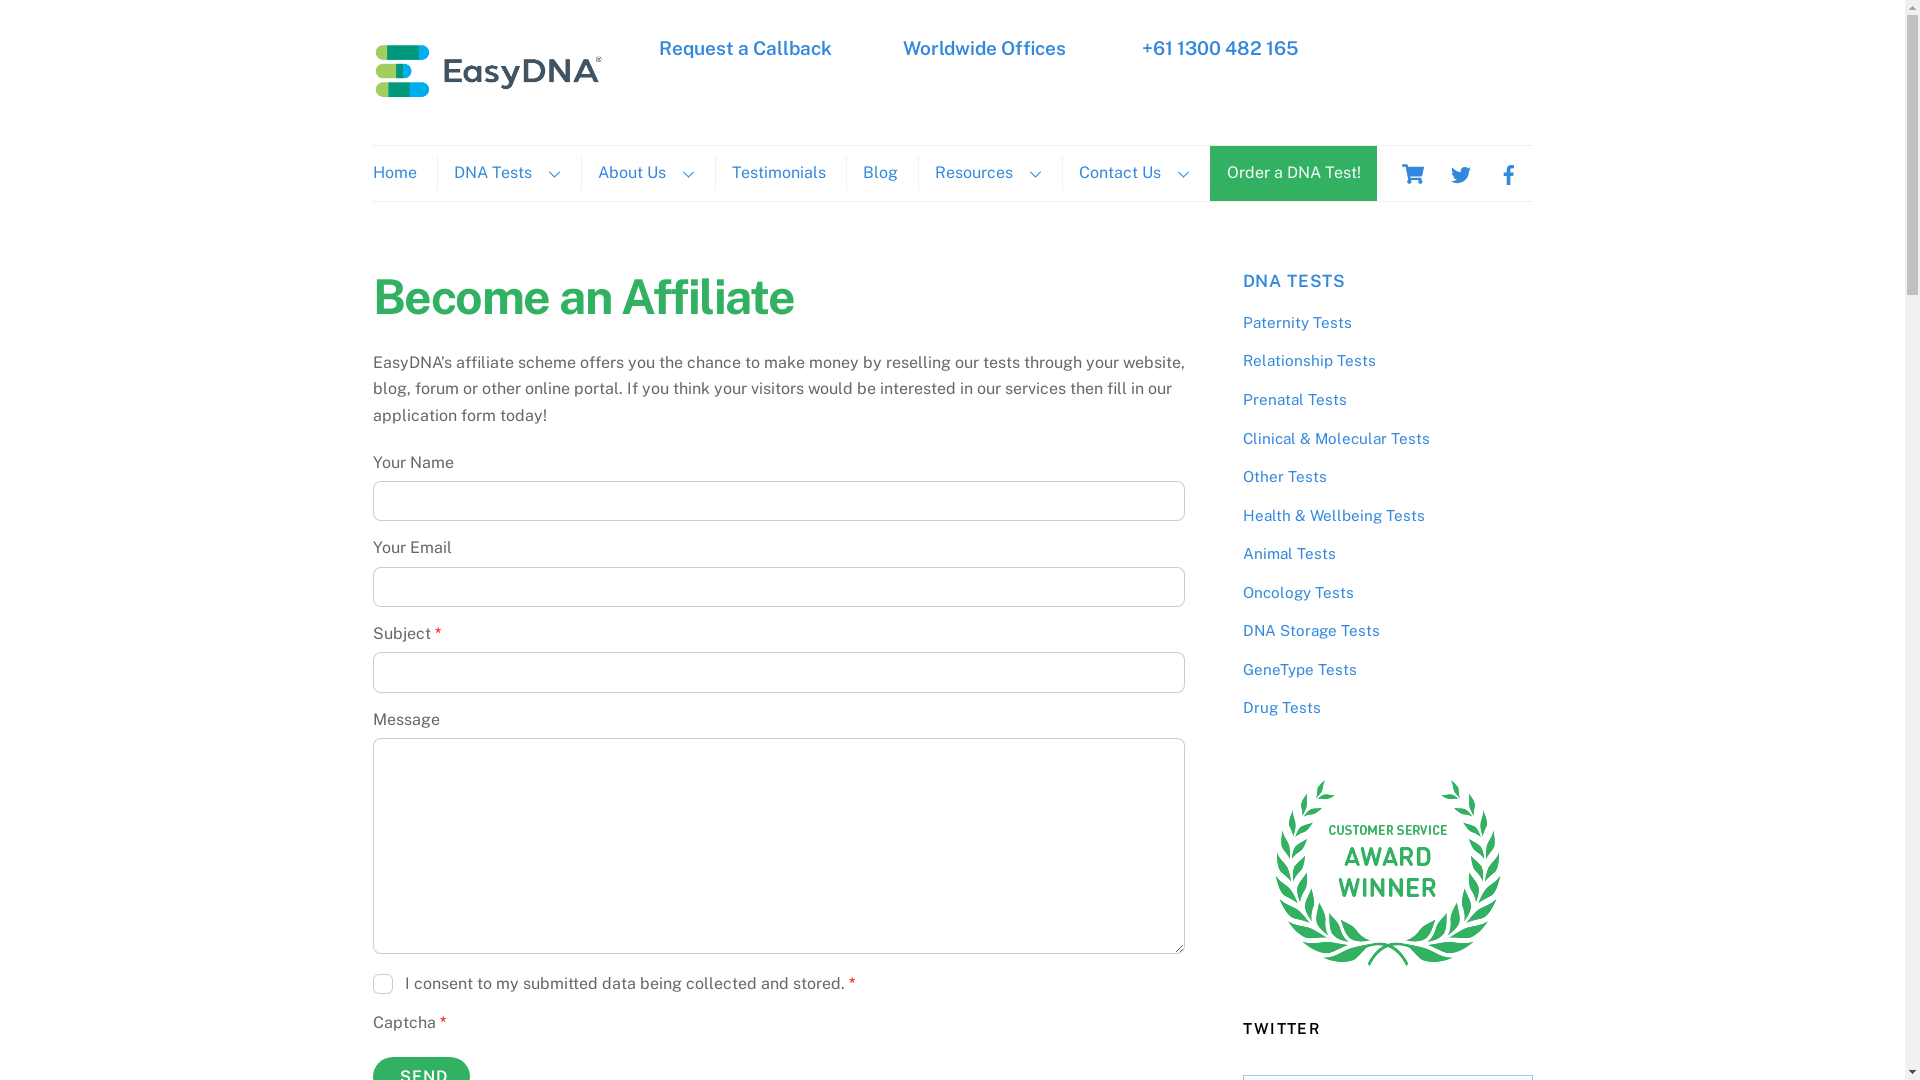  I want to click on 'Home', so click(401, 172).